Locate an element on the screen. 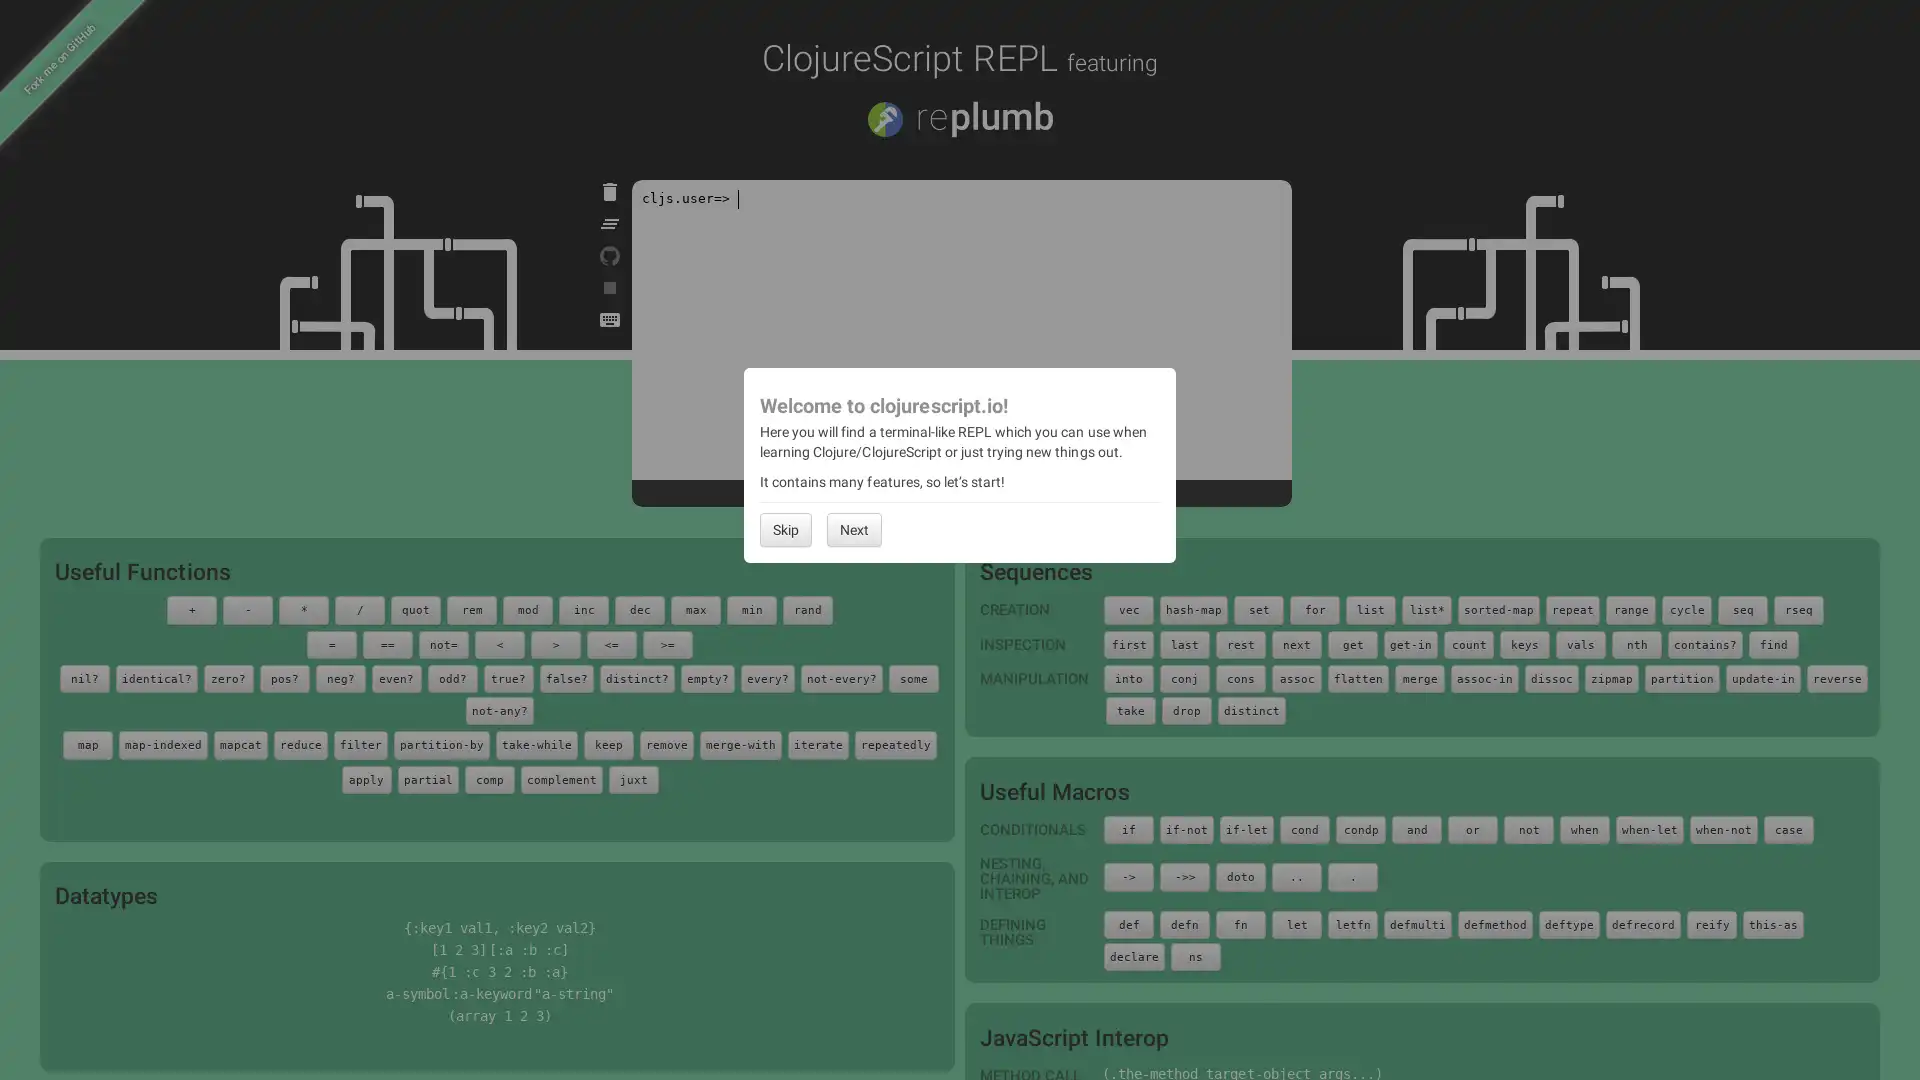 The height and width of the screenshot is (1080, 1920). if-not is located at coordinates (1186, 829).